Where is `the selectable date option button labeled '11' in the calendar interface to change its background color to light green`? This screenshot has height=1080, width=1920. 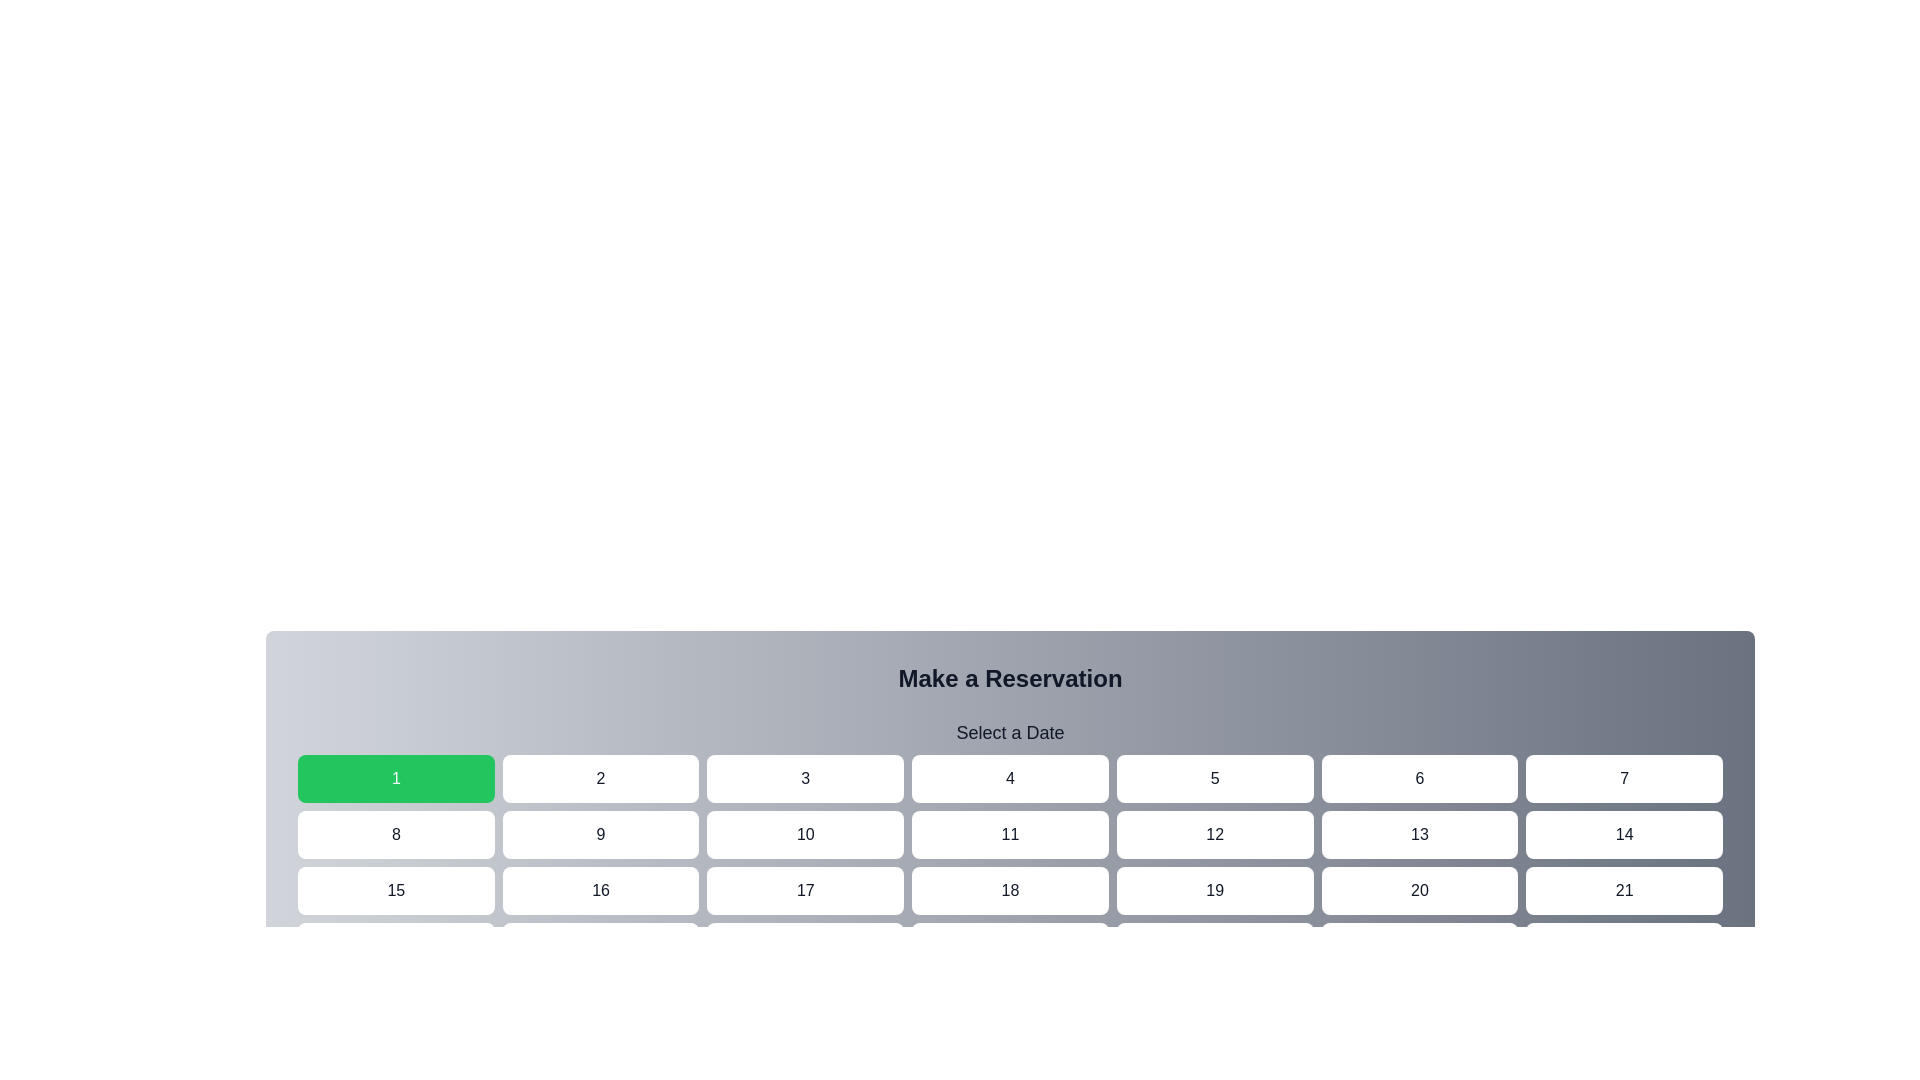 the selectable date option button labeled '11' in the calendar interface to change its background color to light green is located at coordinates (1010, 834).